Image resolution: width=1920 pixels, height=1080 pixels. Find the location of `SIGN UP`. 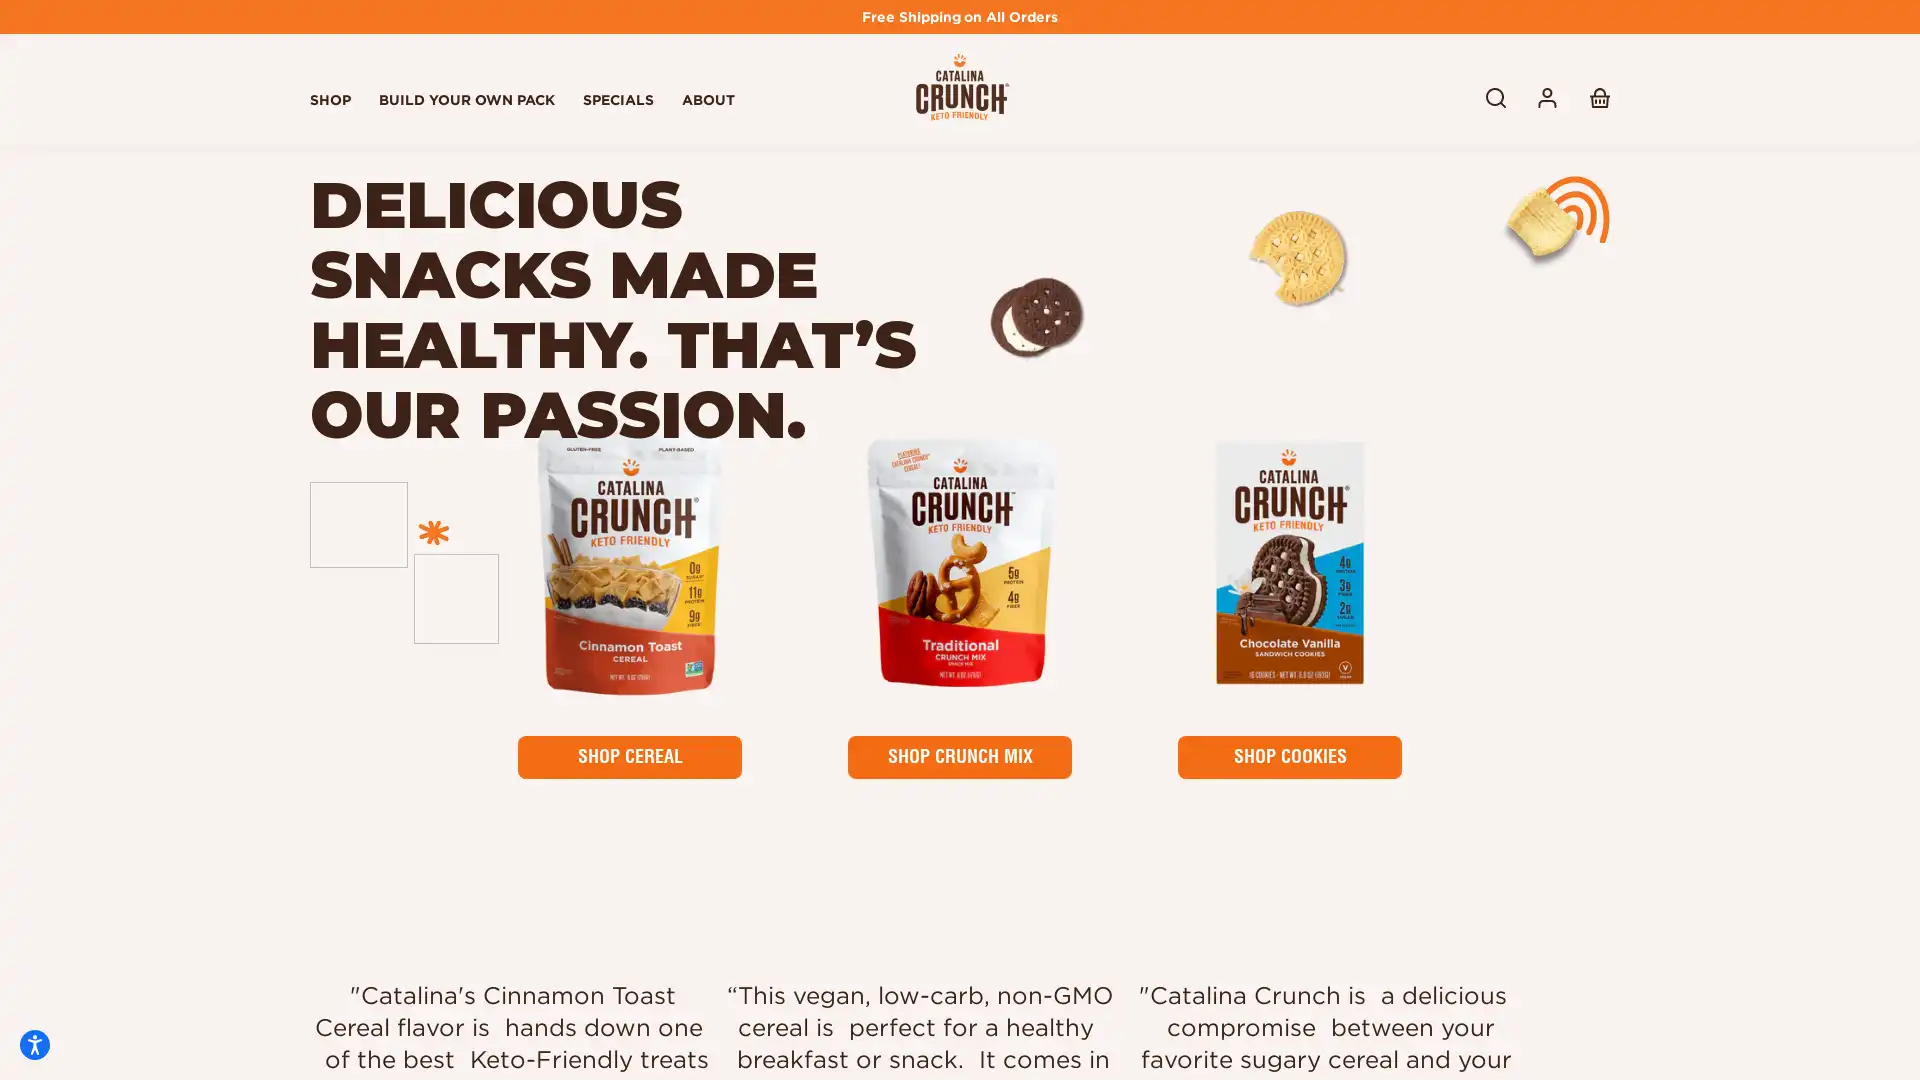

SIGN UP is located at coordinates (1525, 889).